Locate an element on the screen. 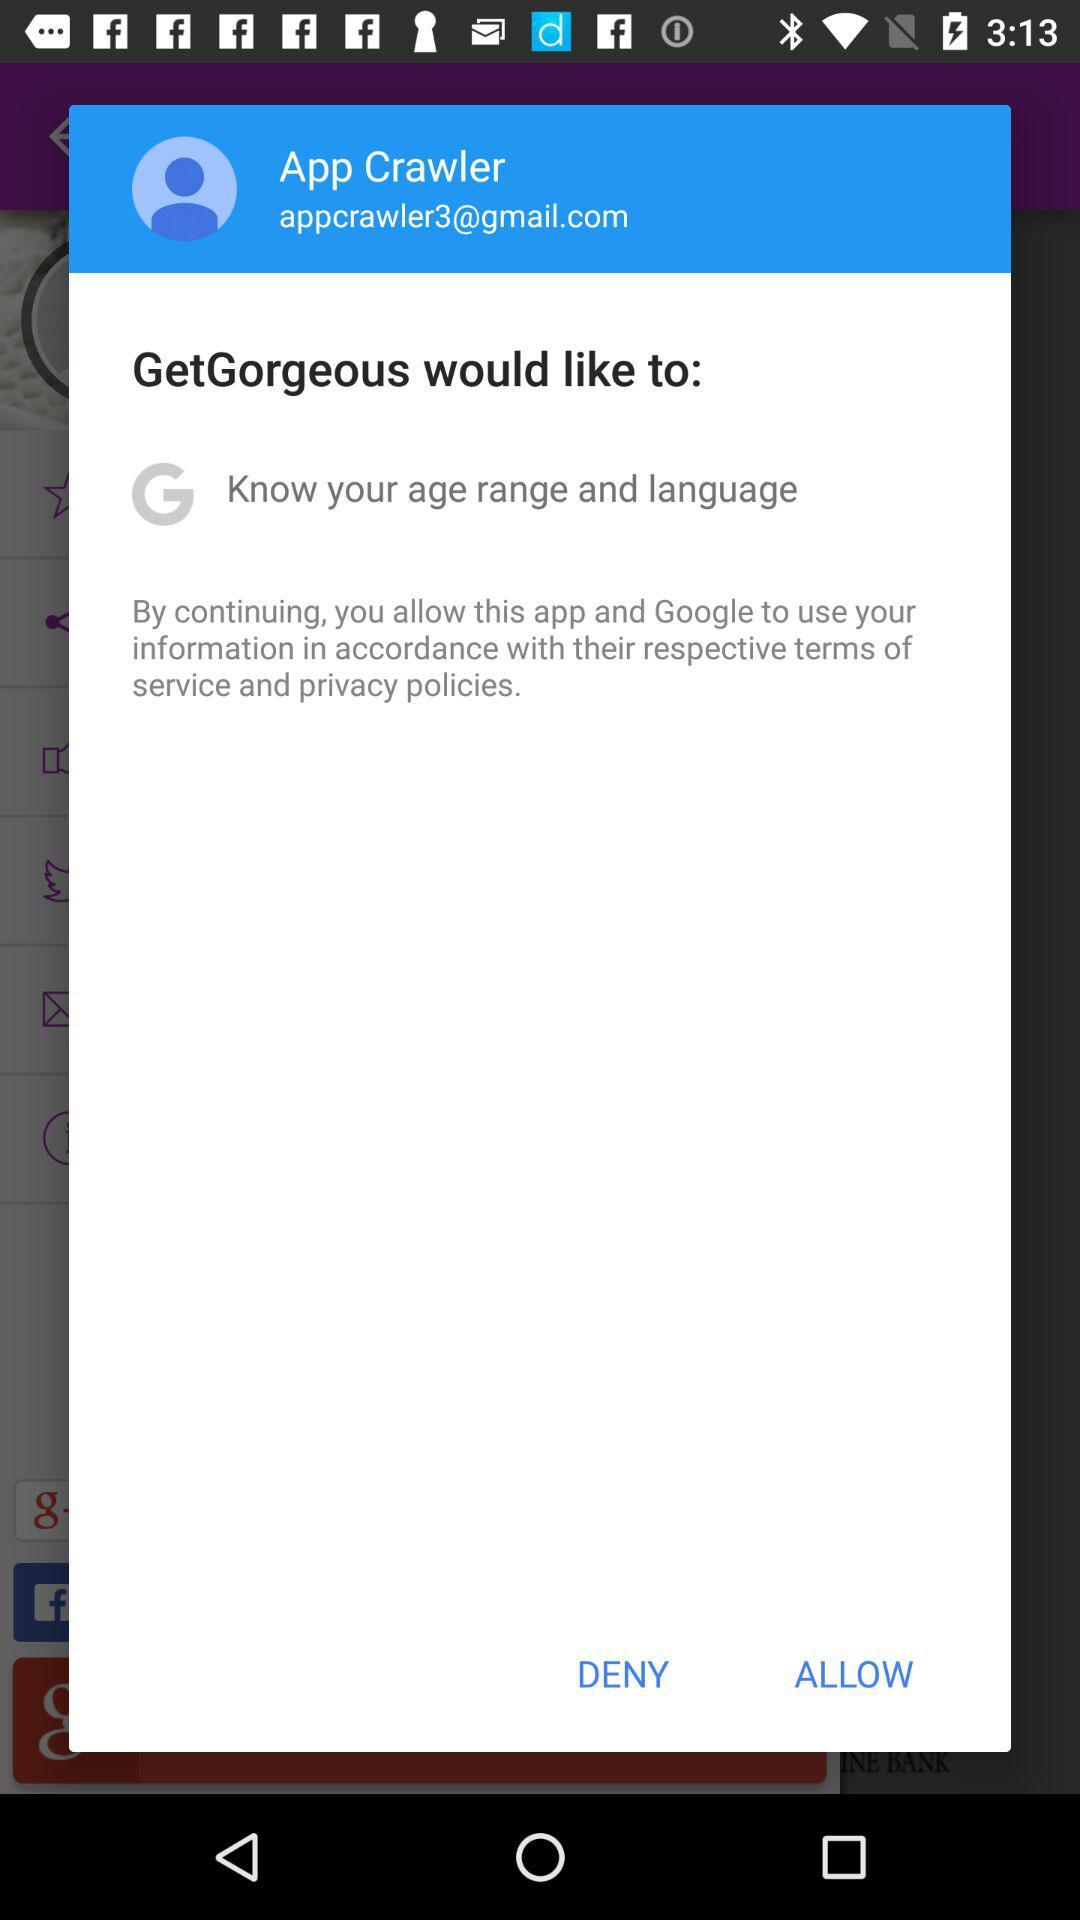  the icon below app crawler icon is located at coordinates (454, 214).